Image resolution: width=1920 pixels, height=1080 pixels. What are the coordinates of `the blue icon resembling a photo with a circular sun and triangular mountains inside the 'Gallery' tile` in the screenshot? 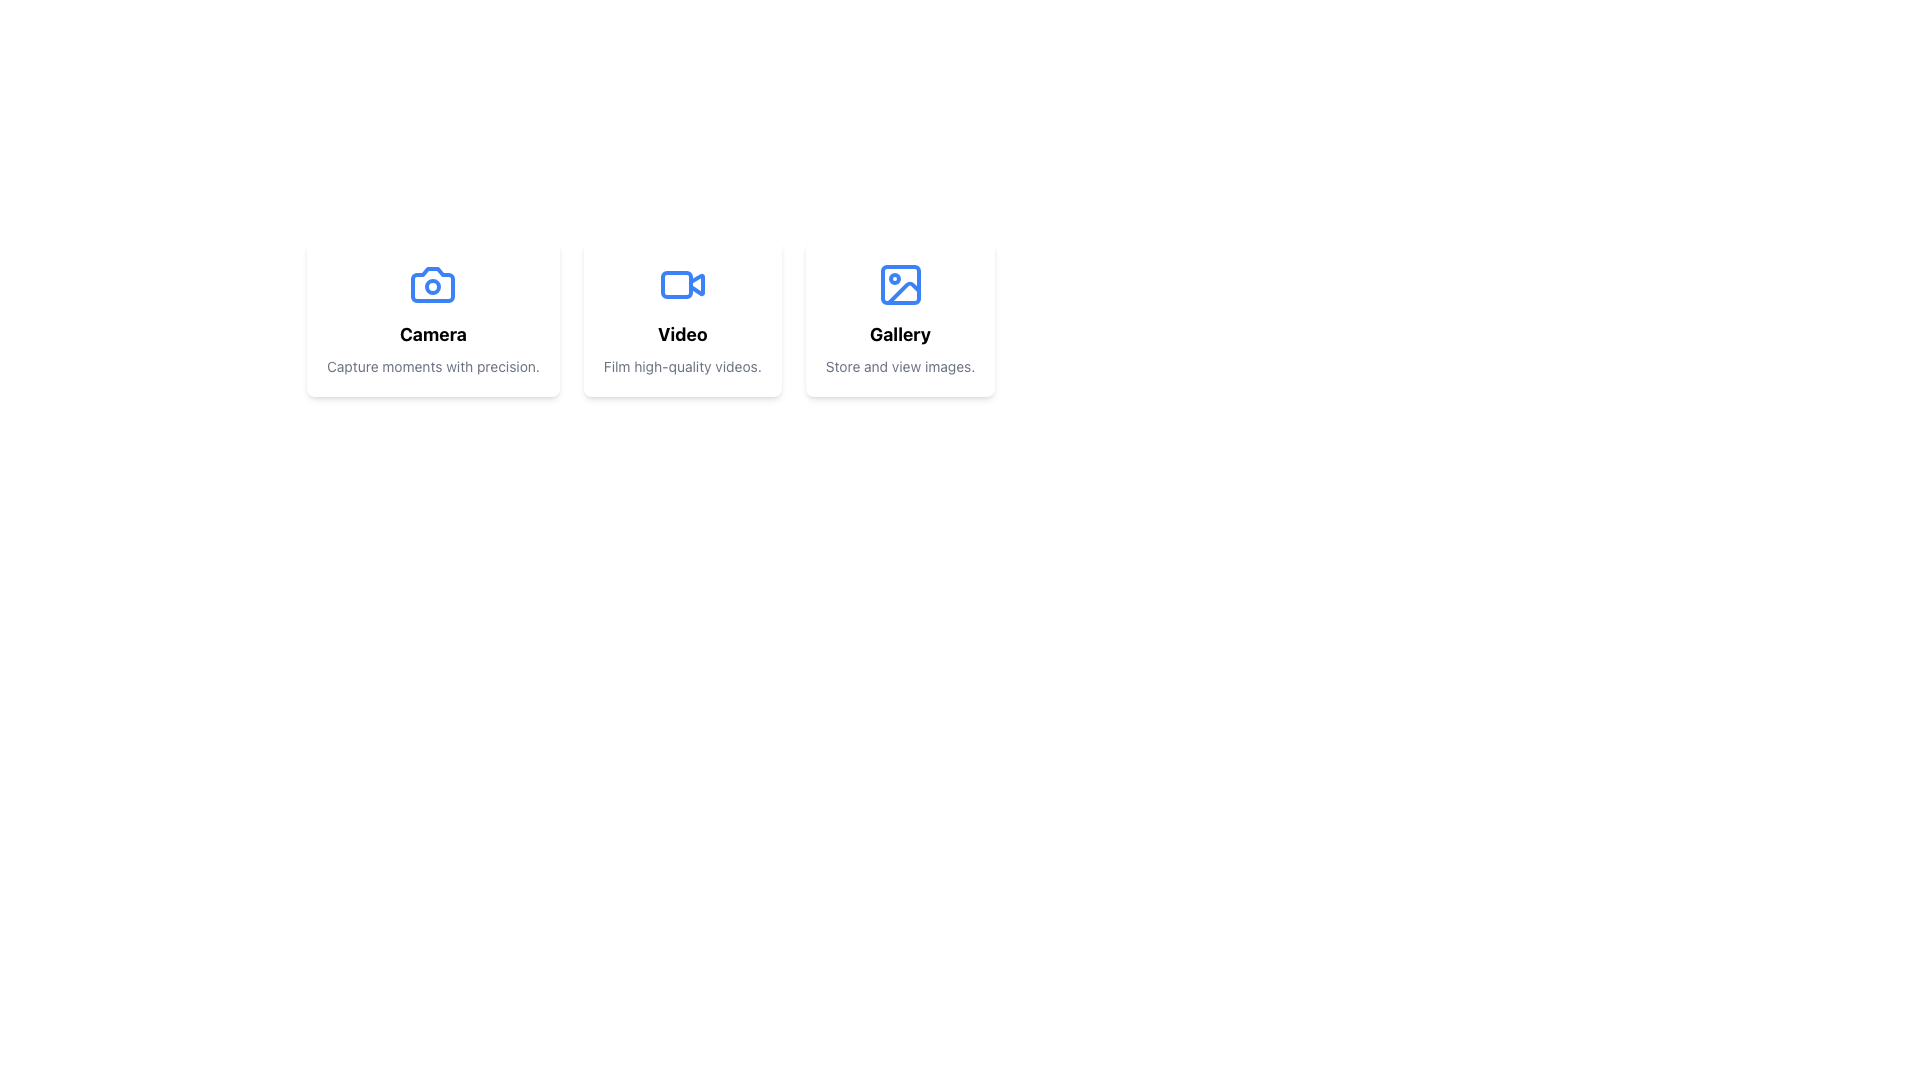 It's located at (899, 285).